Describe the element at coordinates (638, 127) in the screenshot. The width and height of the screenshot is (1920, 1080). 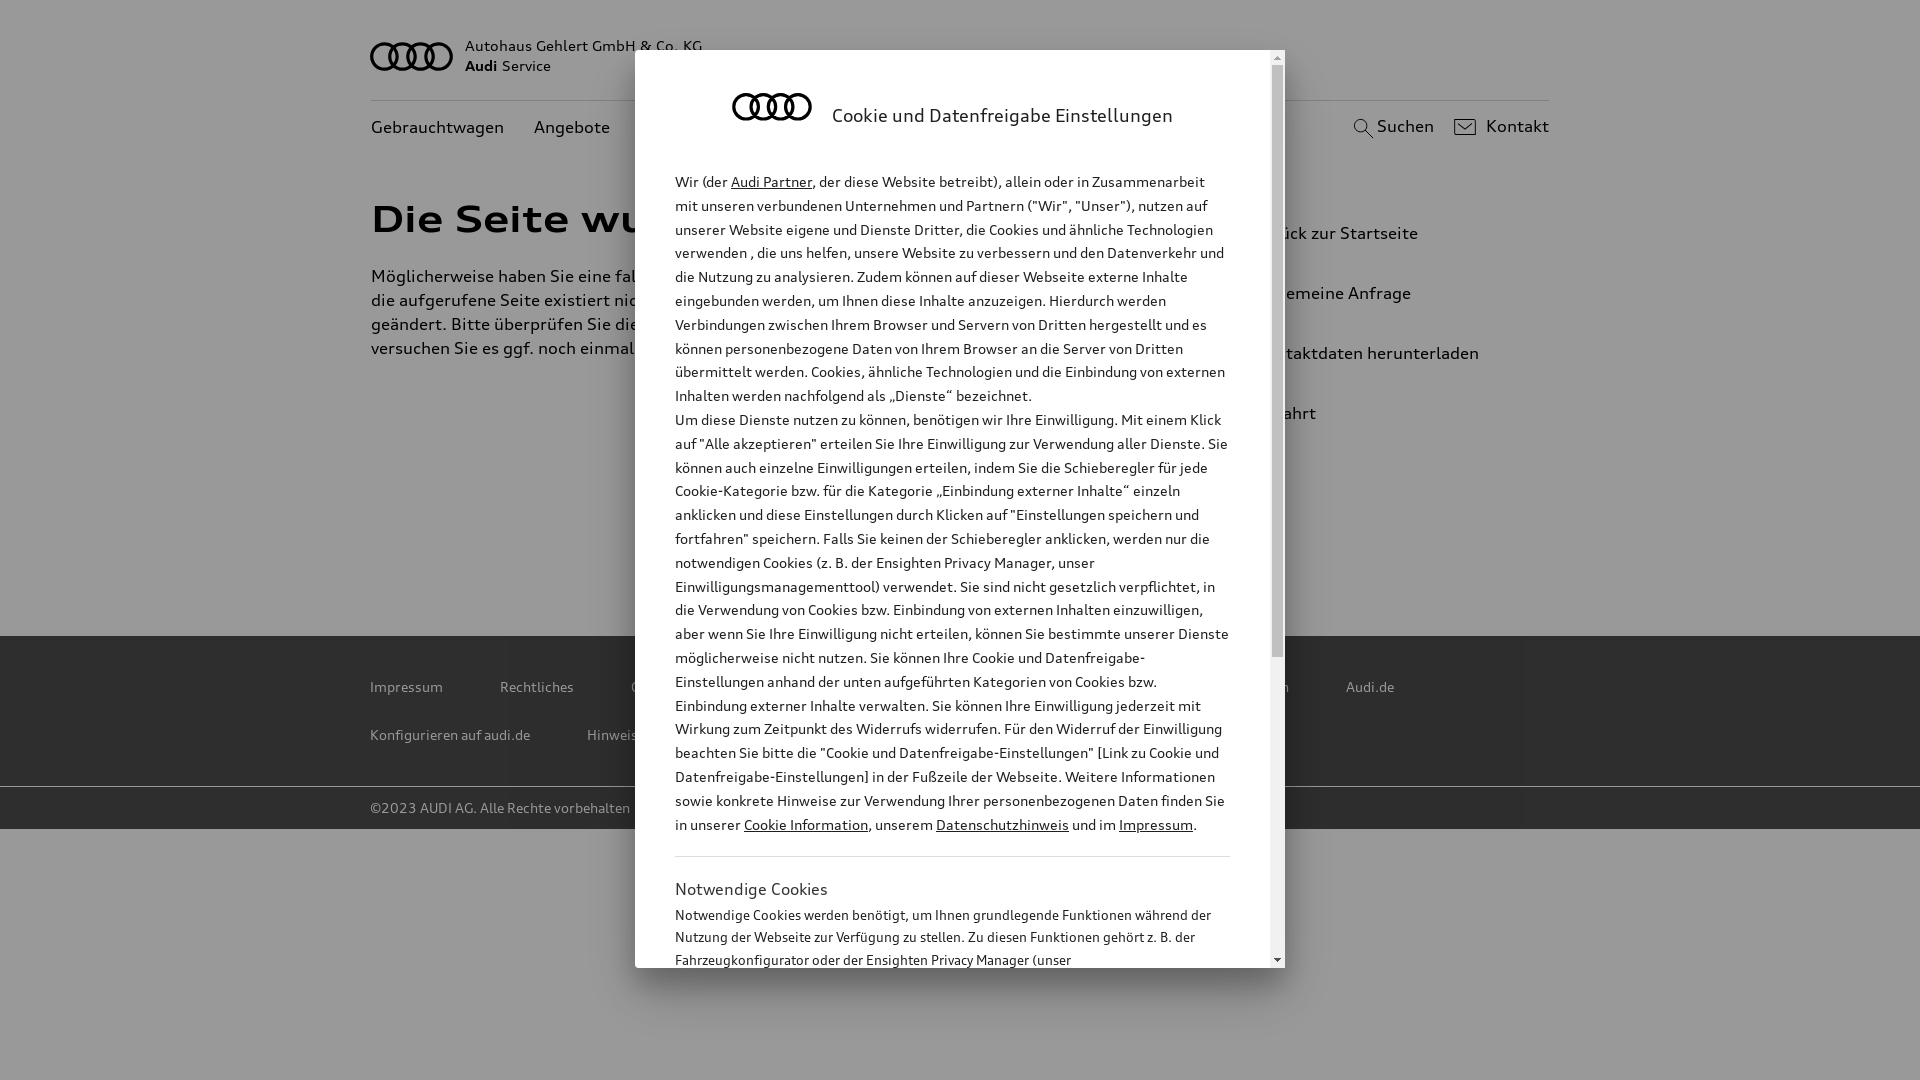
I see `'Kundenservice'` at that location.